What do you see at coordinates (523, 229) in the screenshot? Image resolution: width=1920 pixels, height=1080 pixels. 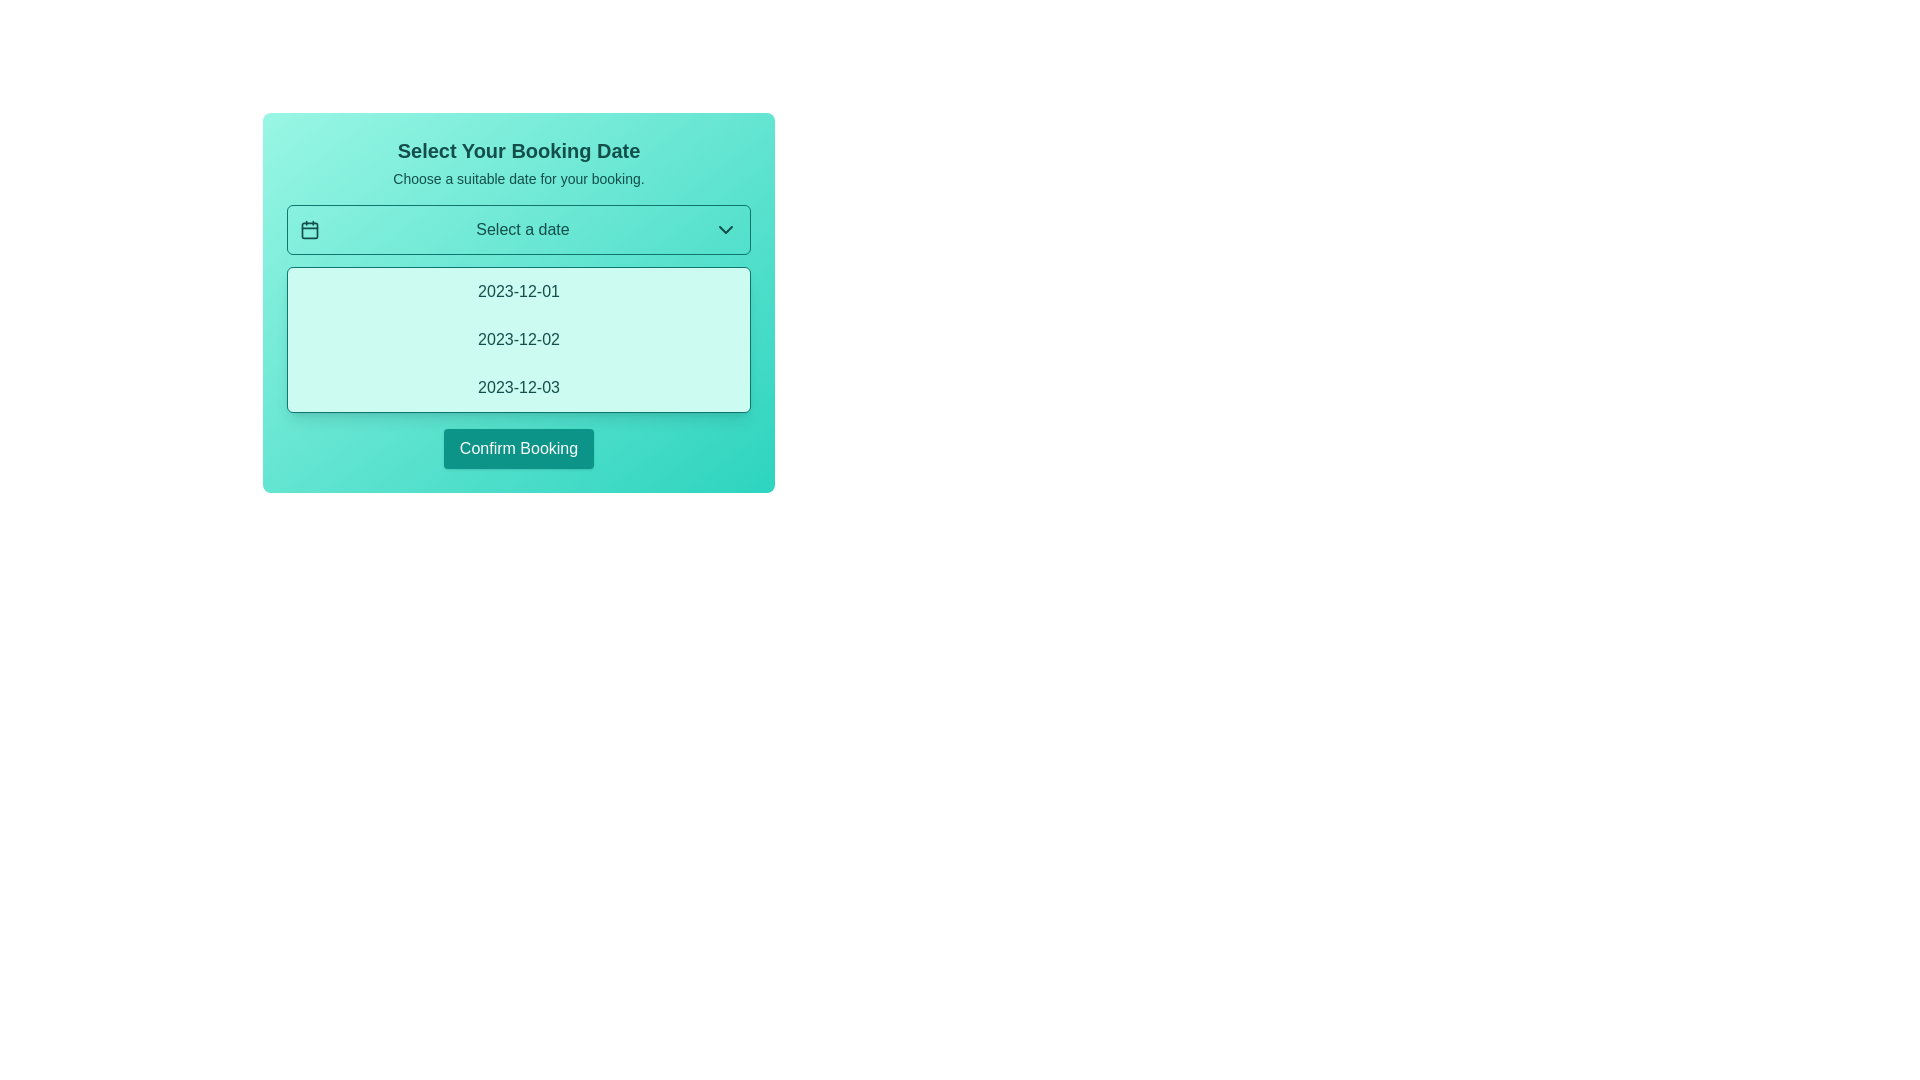 I see `displayed text from the label that says 'Select a date', which is a distinct black-colored text over a teal background, located in the dropdown field area` at bounding box center [523, 229].